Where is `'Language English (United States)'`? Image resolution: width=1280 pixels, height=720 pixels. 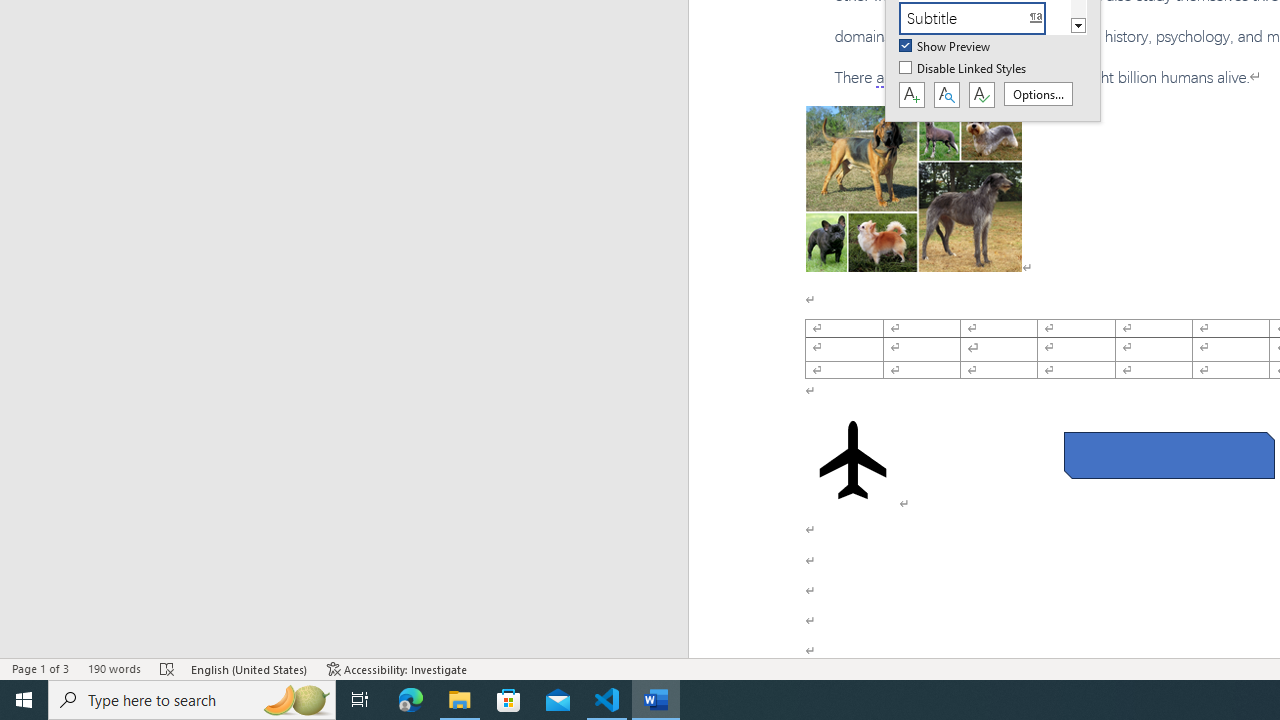 'Language English (United States)' is located at coordinates (249, 669).